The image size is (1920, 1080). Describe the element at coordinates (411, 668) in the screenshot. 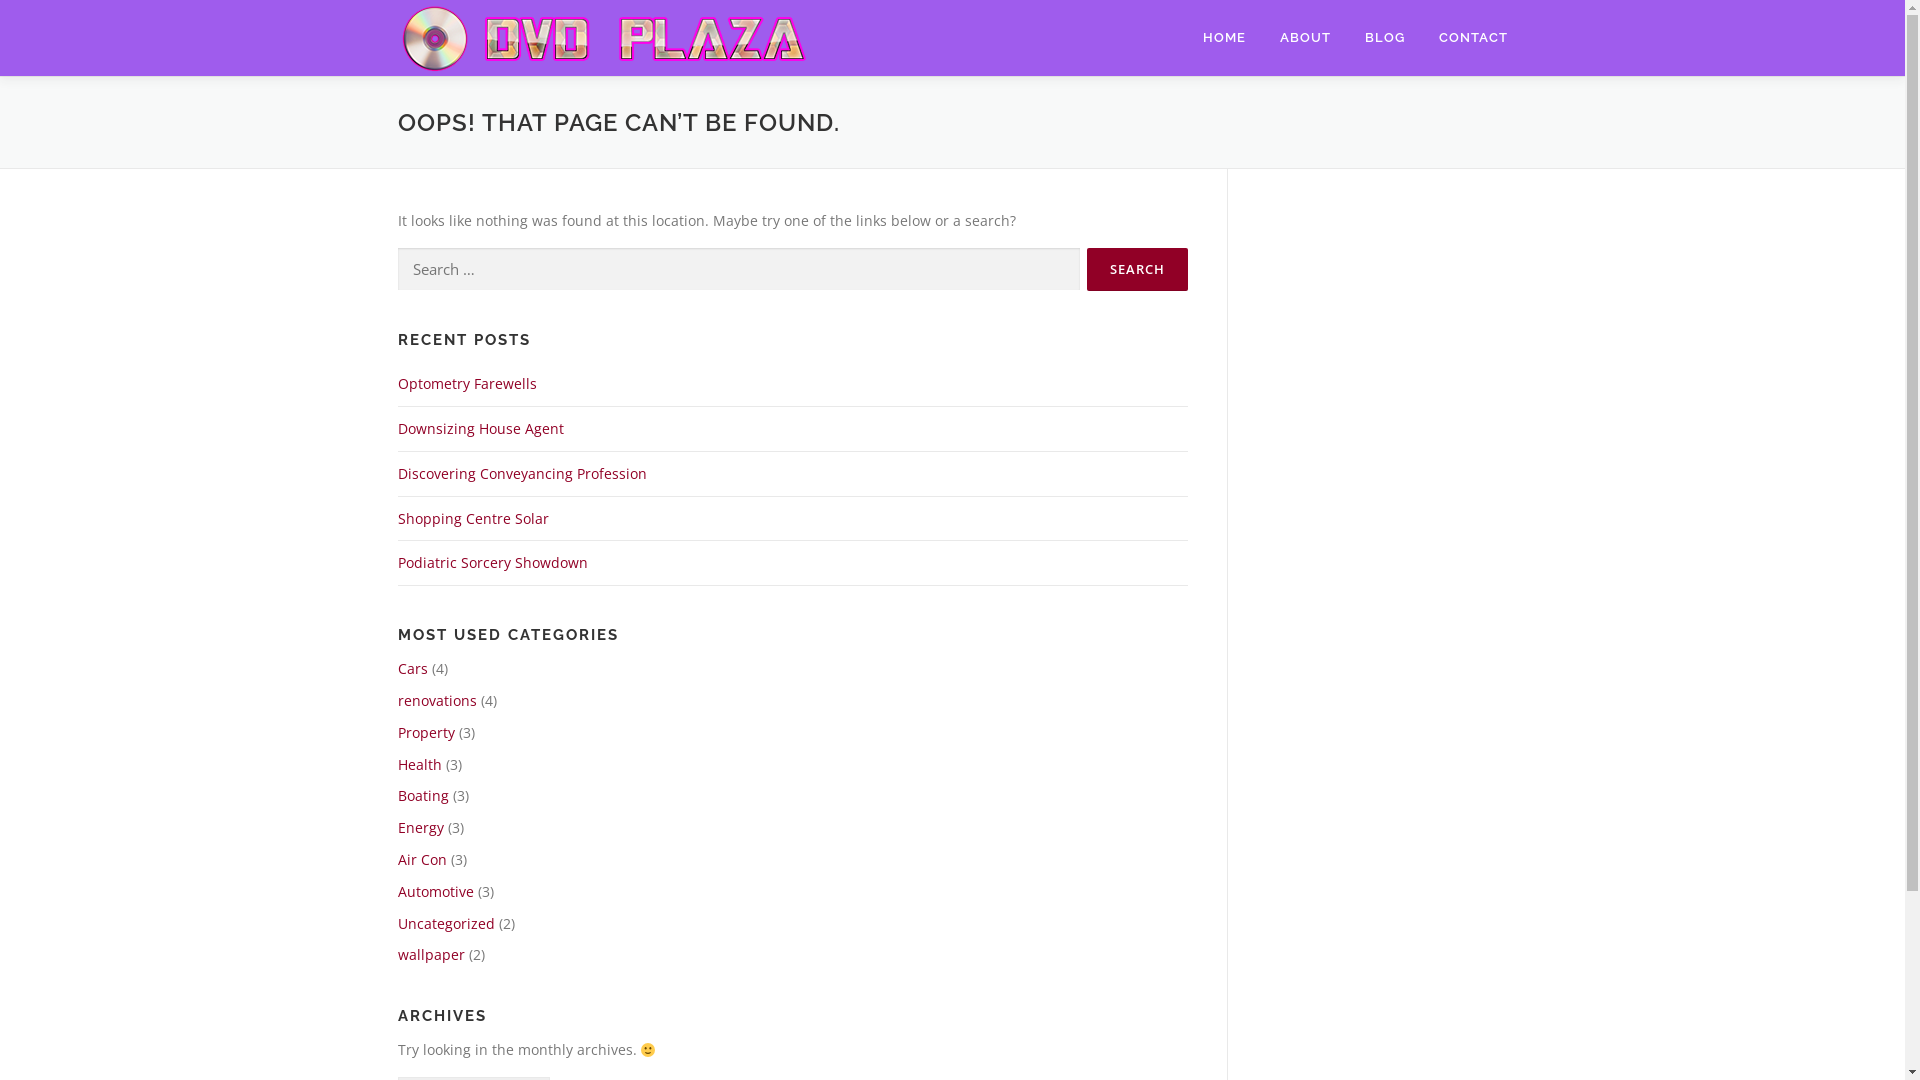

I see `'Cars'` at that location.